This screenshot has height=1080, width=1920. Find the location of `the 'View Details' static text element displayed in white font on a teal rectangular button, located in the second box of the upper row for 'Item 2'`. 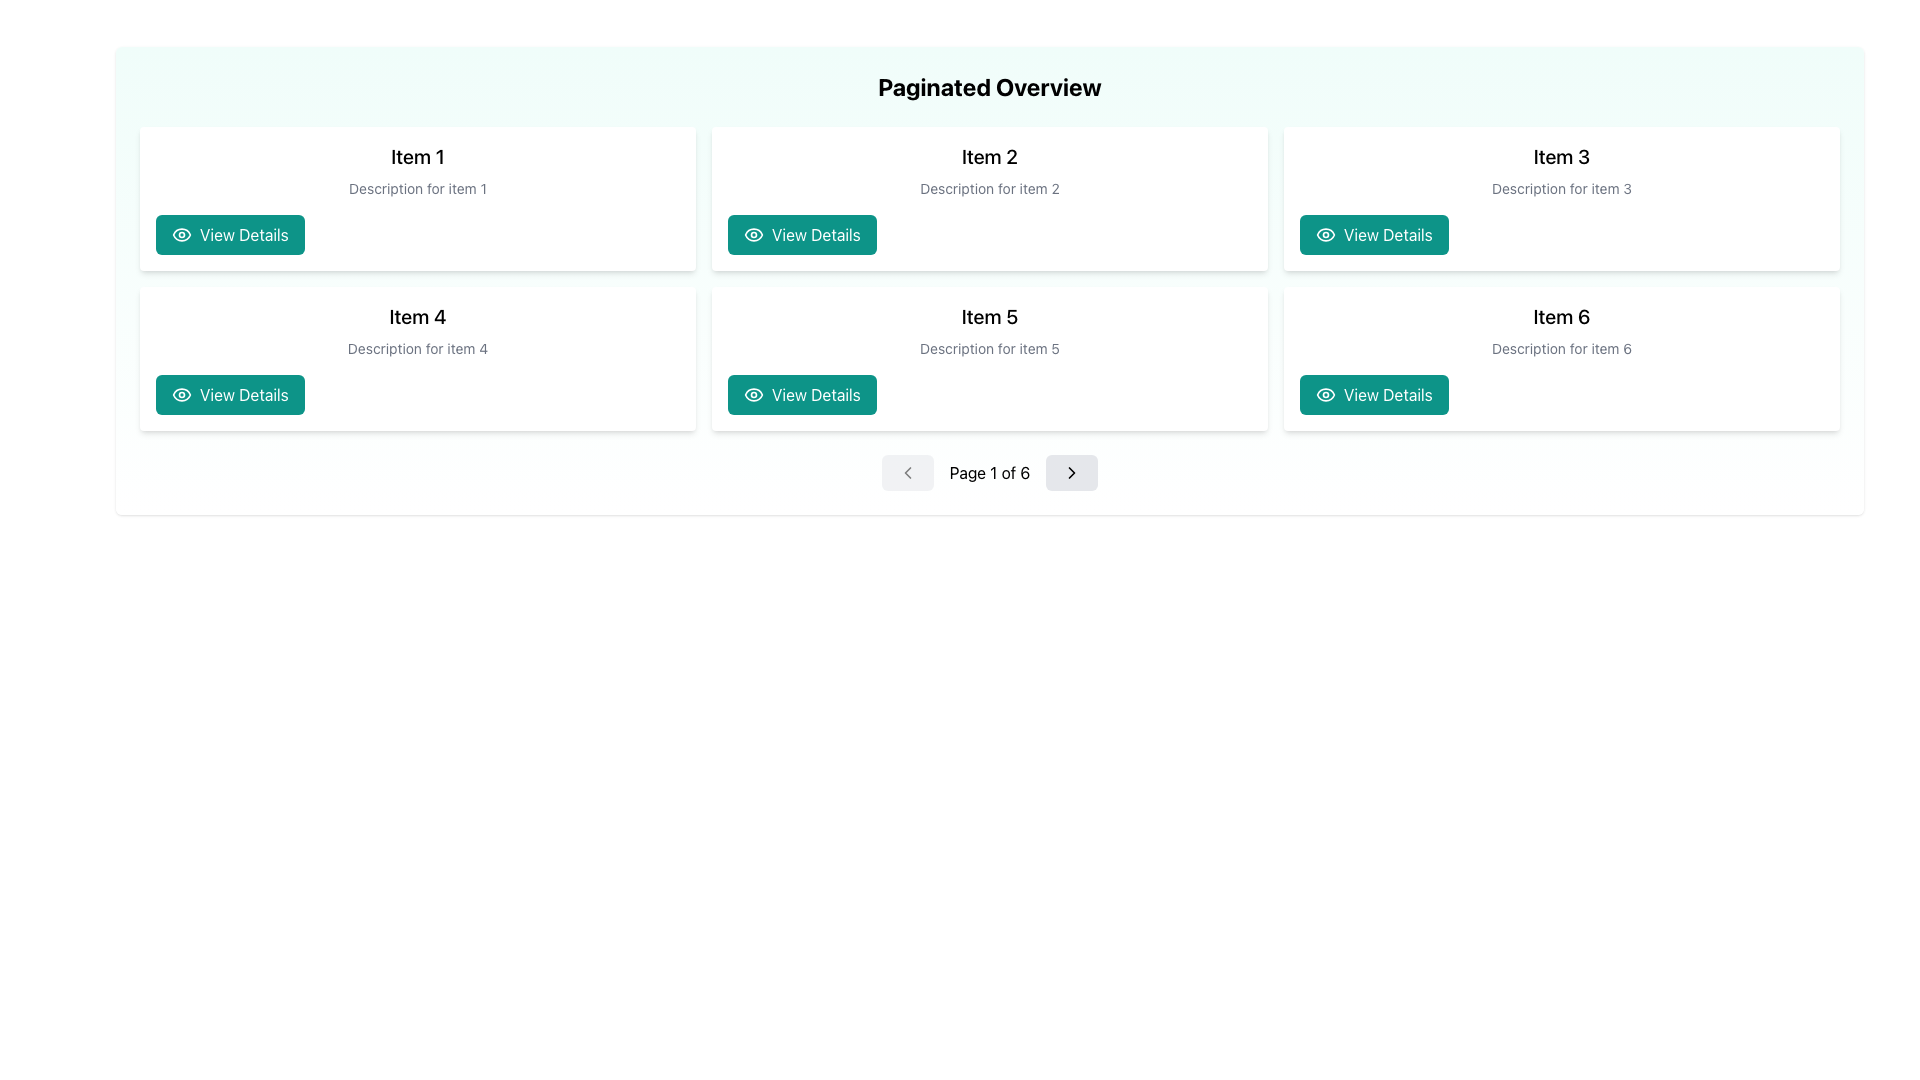

the 'View Details' static text element displayed in white font on a teal rectangular button, located in the second box of the upper row for 'Item 2' is located at coordinates (816, 234).